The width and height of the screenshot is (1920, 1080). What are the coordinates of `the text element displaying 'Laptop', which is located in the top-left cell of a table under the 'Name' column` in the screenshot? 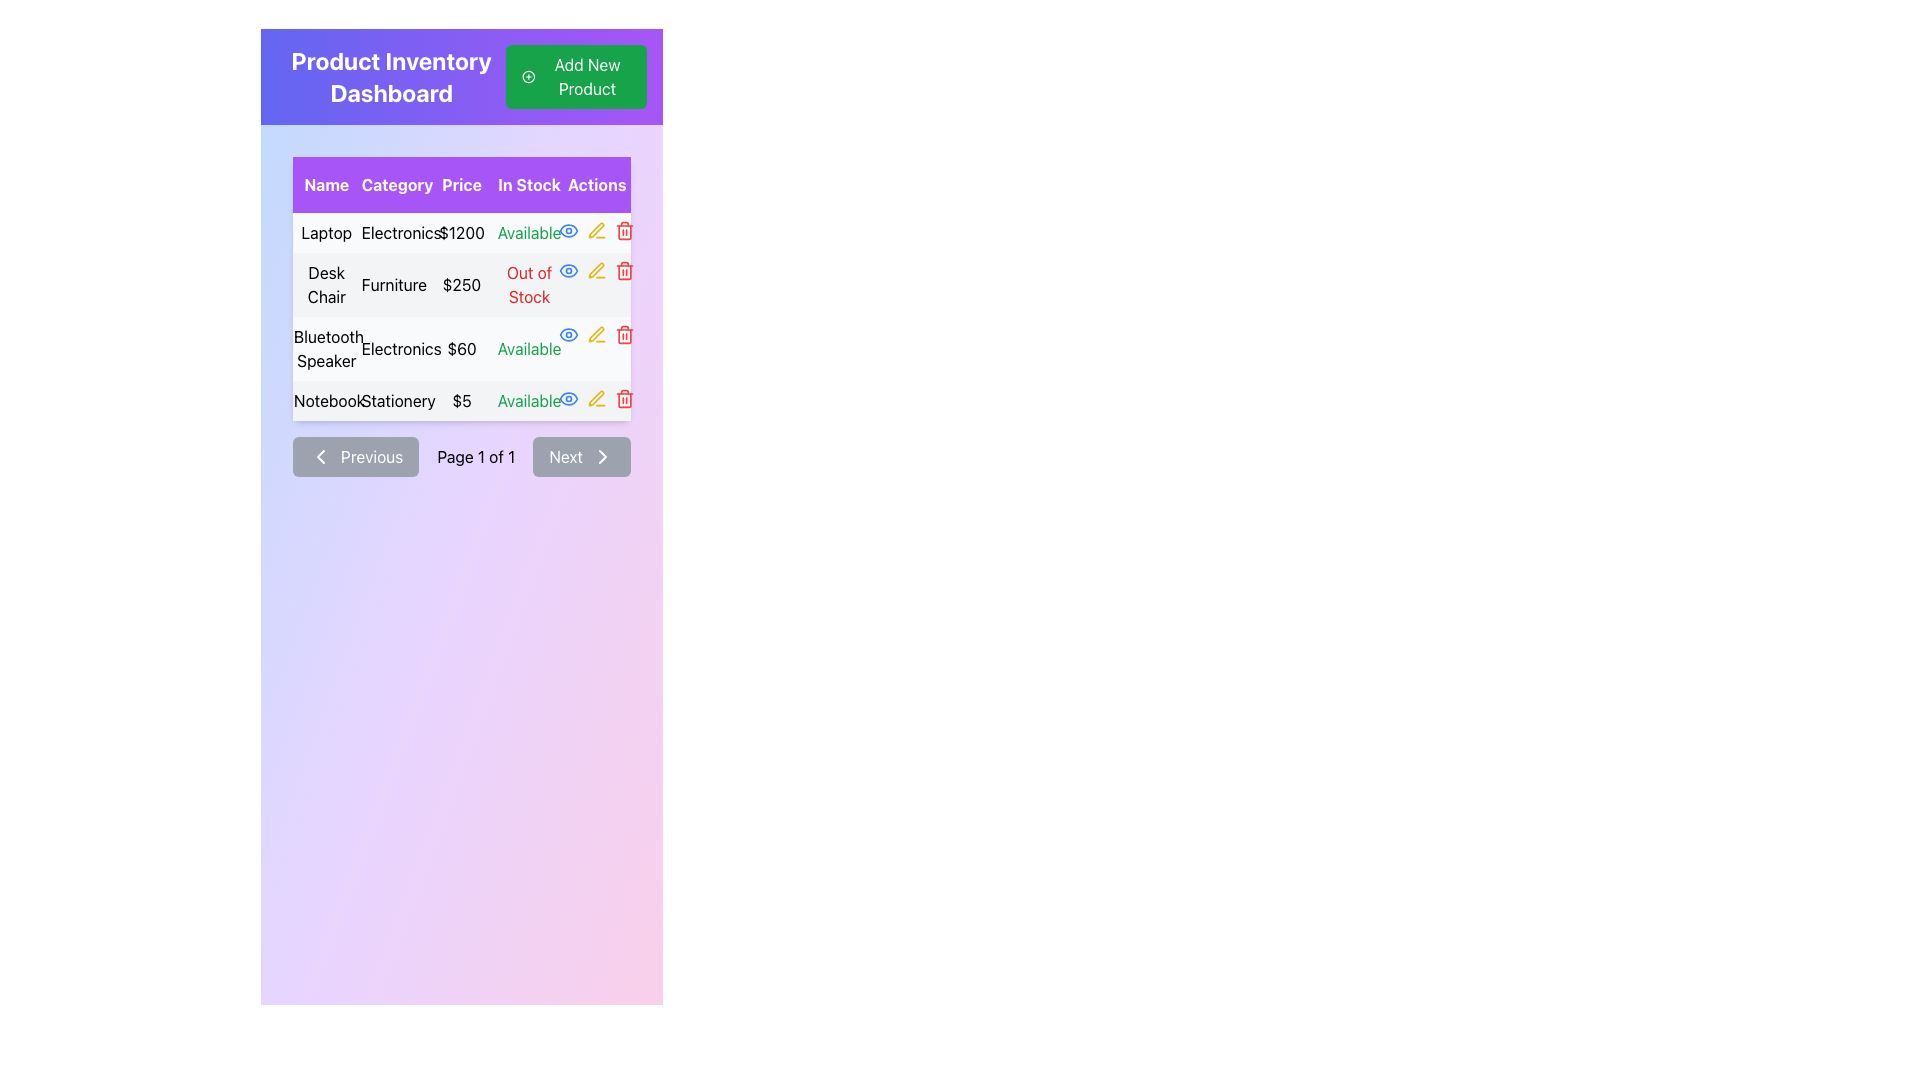 It's located at (326, 231).